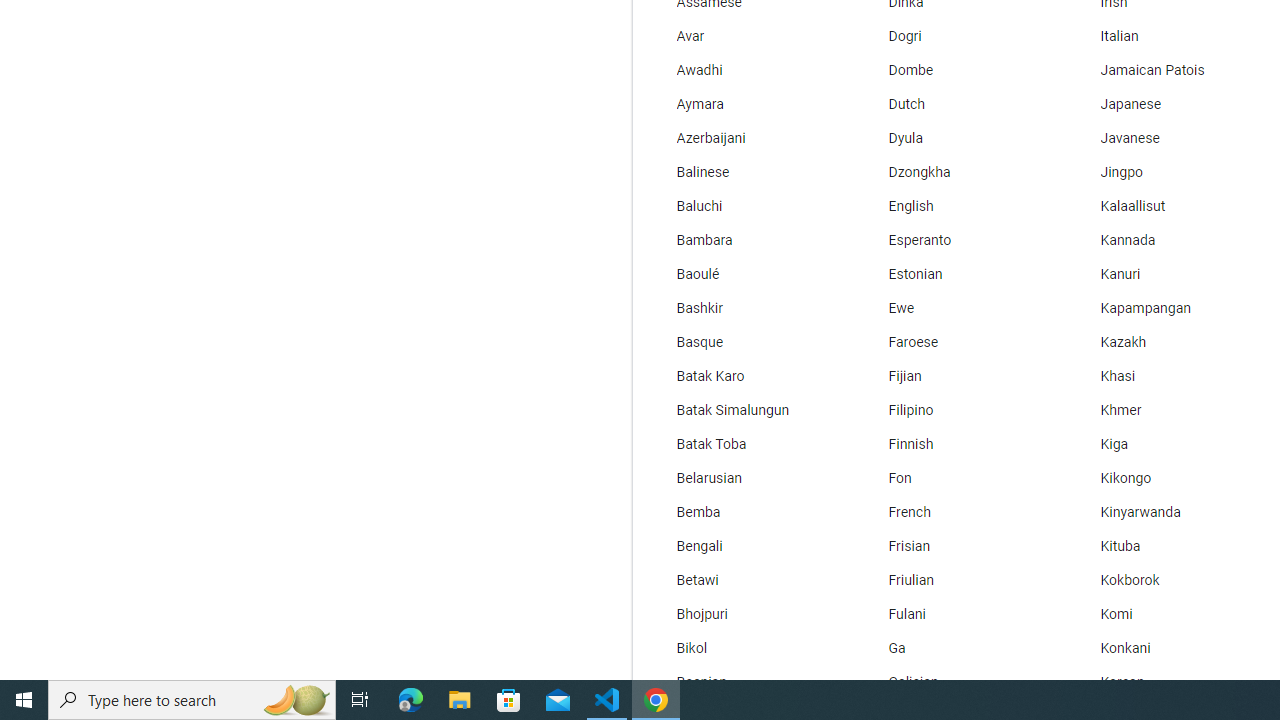 The image size is (1280, 720). I want to click on 'Batak Karo', so click(744, 376).